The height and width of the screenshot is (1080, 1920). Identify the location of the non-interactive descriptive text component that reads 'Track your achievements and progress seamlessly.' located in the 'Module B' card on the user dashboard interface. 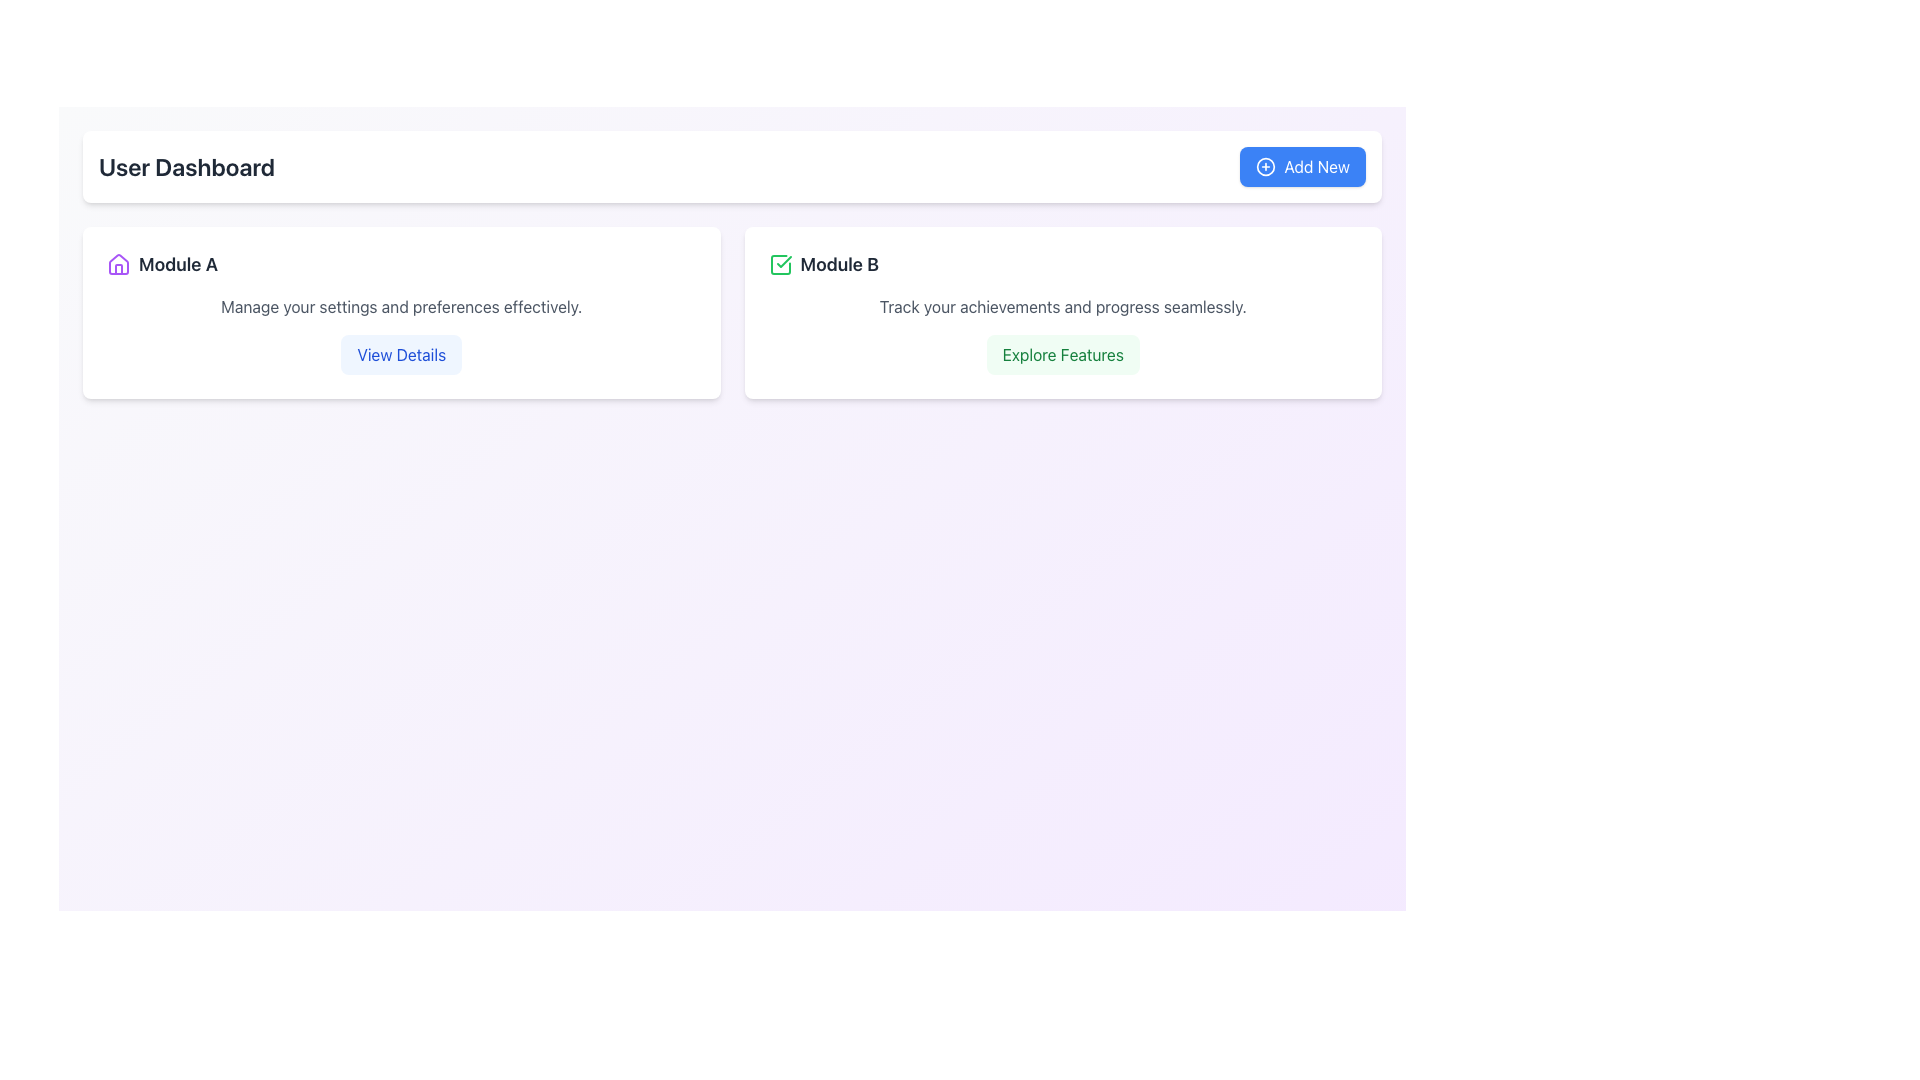
(1062, 307).